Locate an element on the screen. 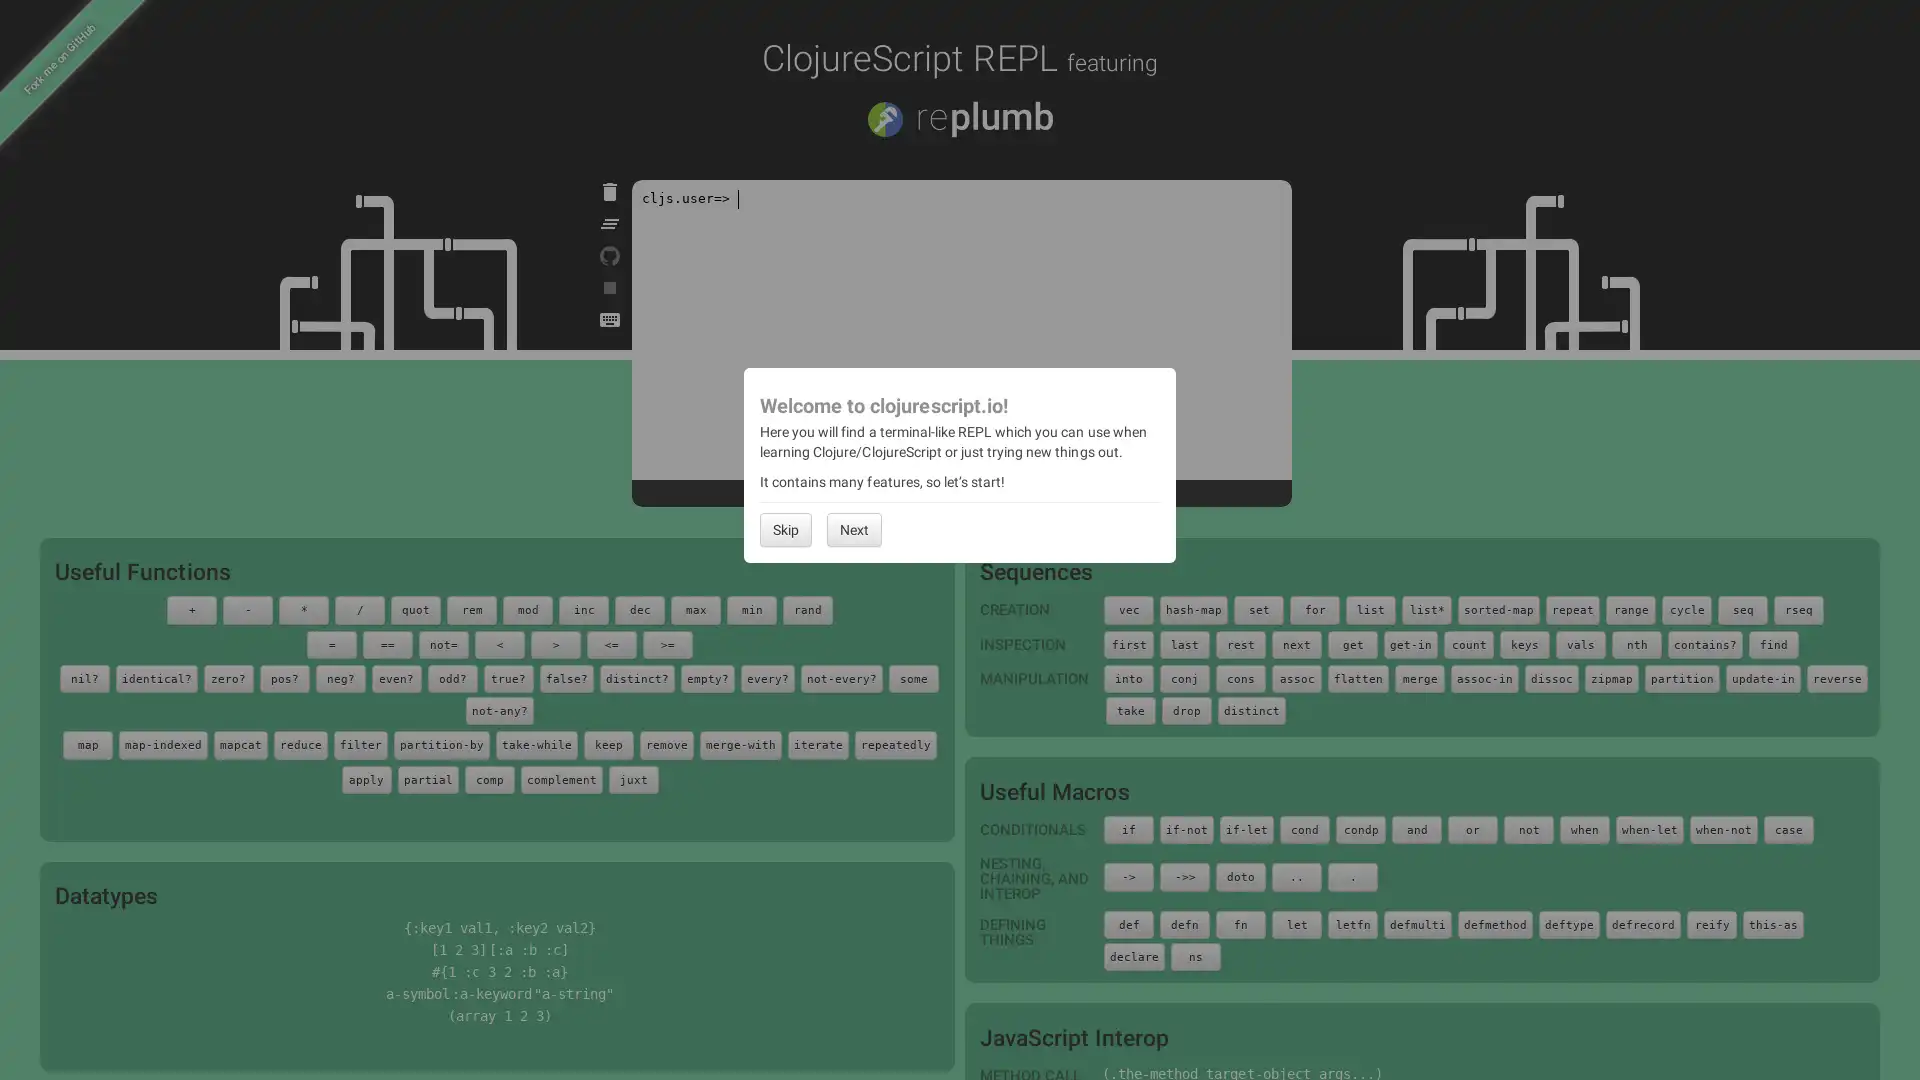 Image resolution: width=1920 pixels, height=1080 pixels. < is located at coordinates (499, 644).